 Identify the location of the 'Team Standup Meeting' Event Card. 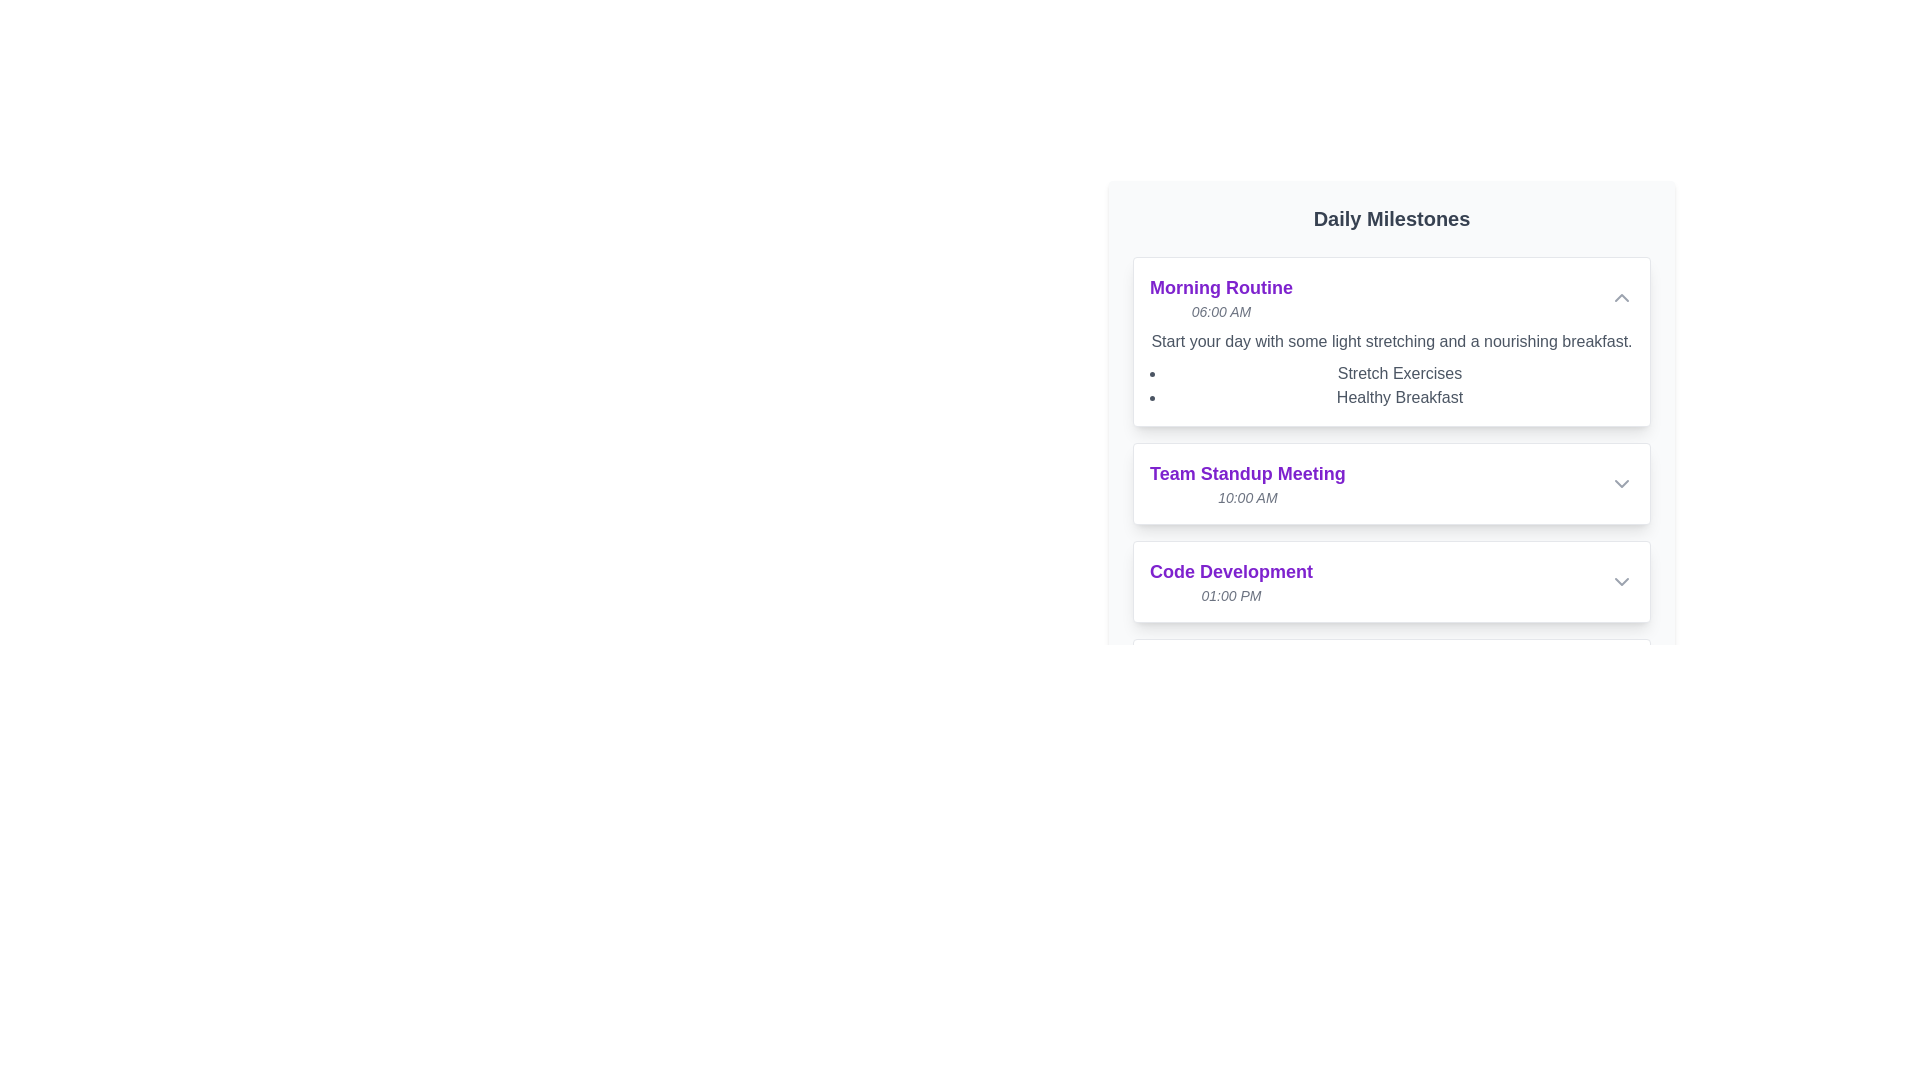
(1391, 489).